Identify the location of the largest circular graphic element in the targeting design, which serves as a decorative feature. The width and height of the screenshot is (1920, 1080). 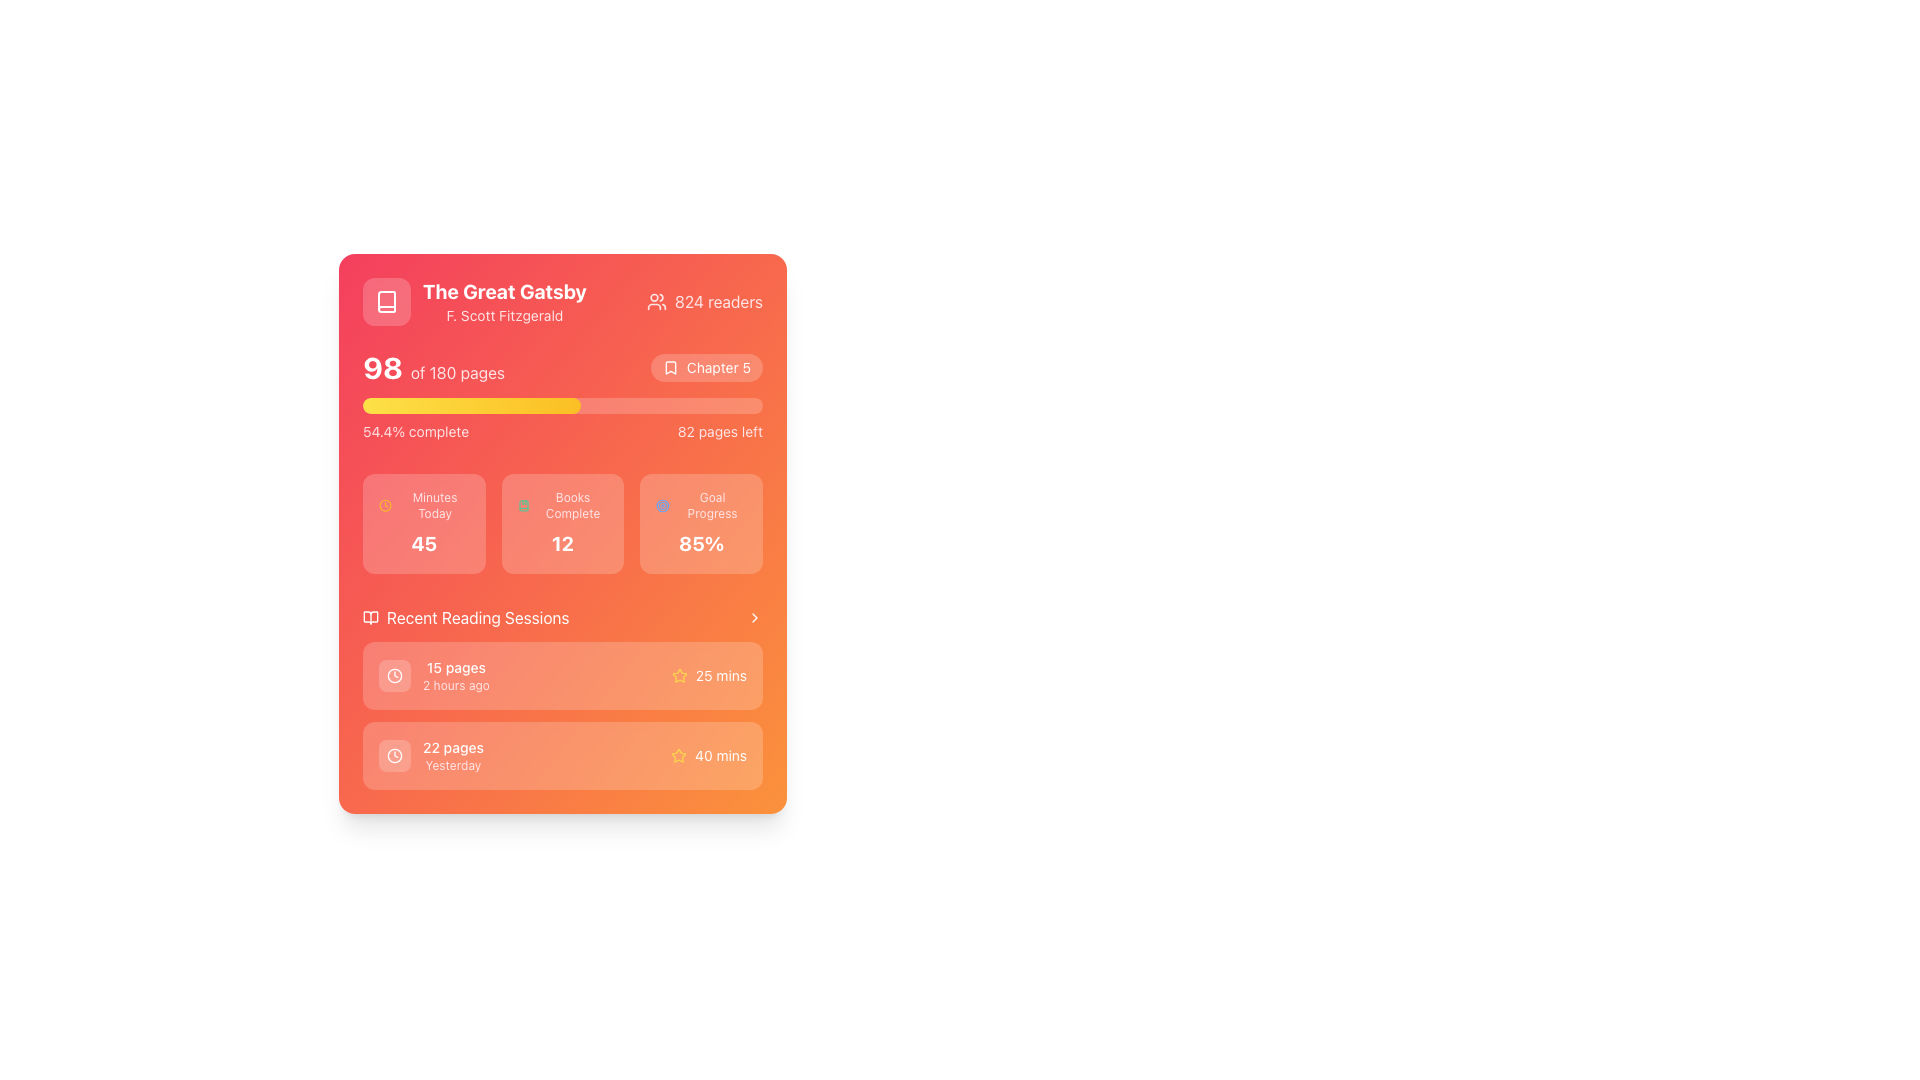
(663, 504).